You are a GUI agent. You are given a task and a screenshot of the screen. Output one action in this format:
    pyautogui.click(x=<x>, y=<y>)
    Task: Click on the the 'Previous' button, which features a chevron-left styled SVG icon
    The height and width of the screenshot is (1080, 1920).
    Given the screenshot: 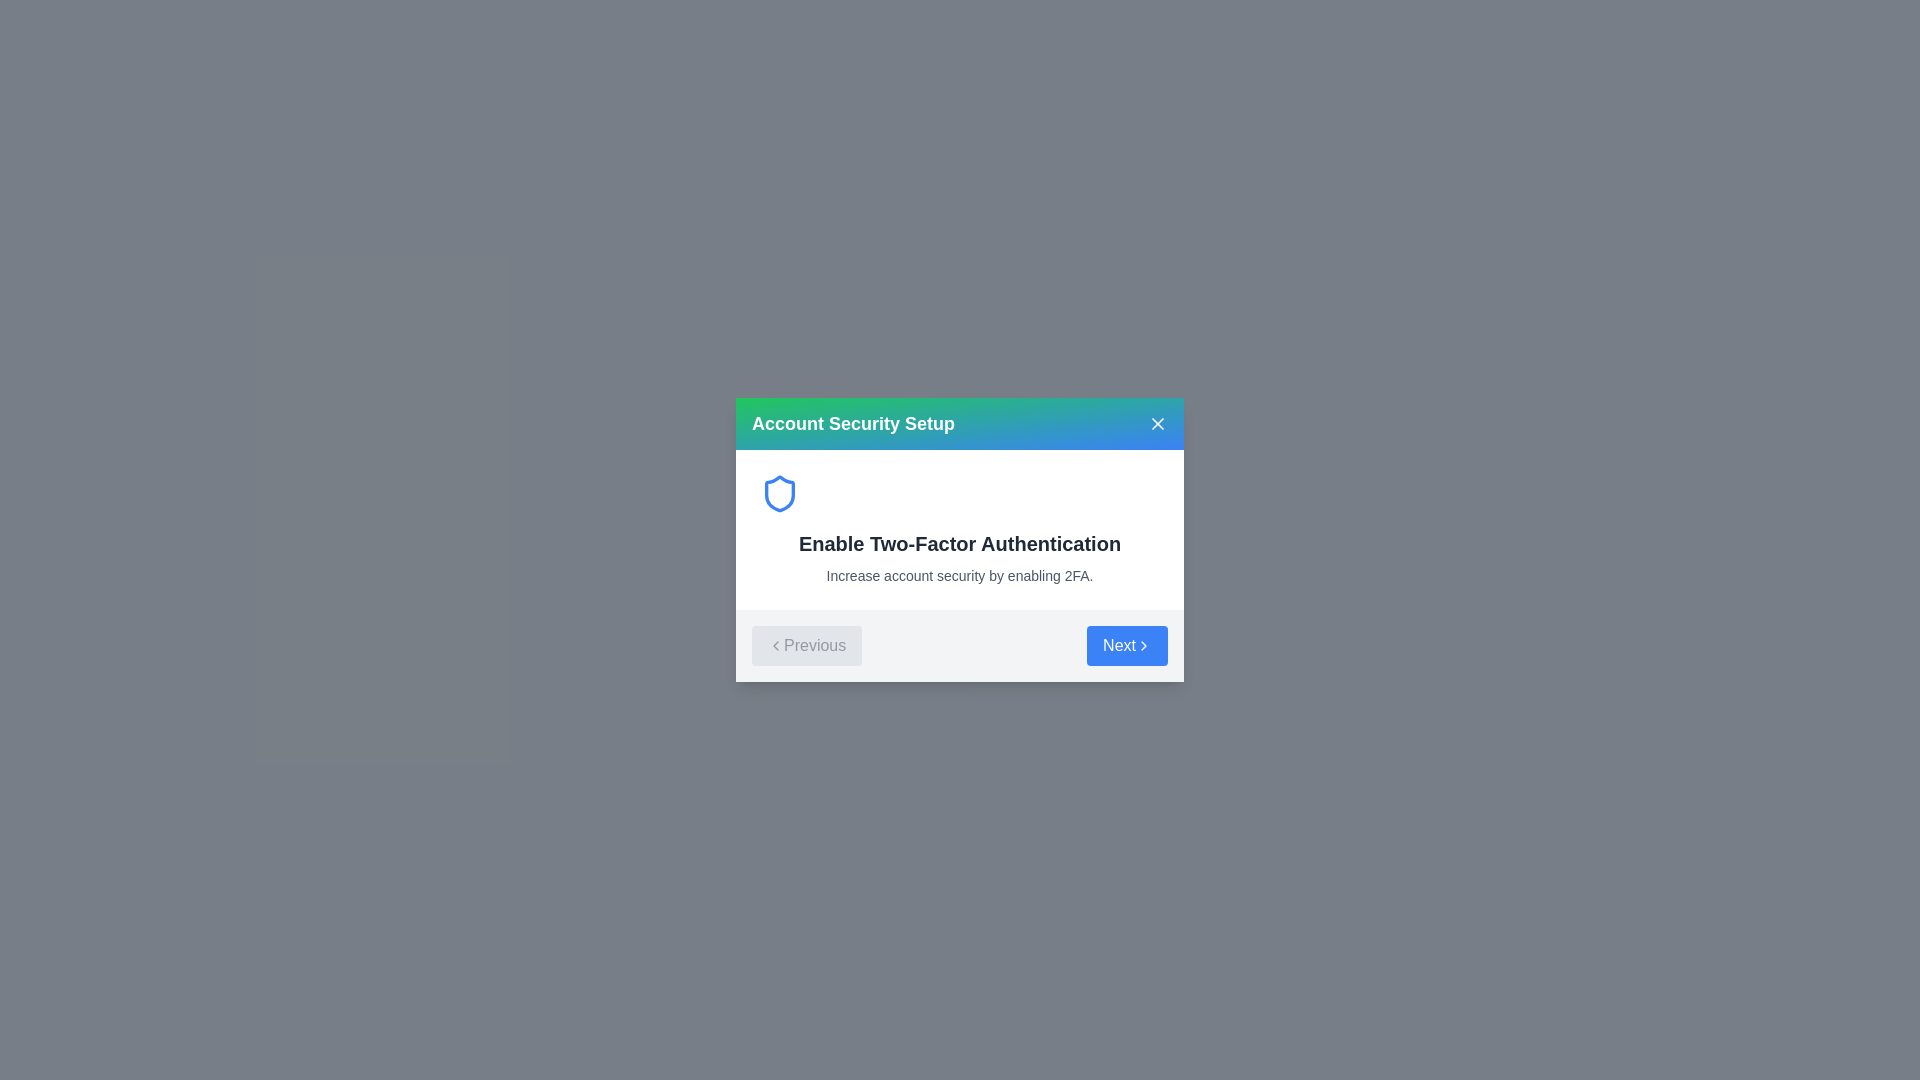 What is the action you would take?
    pyautogui.click(x=775, y=645)
    